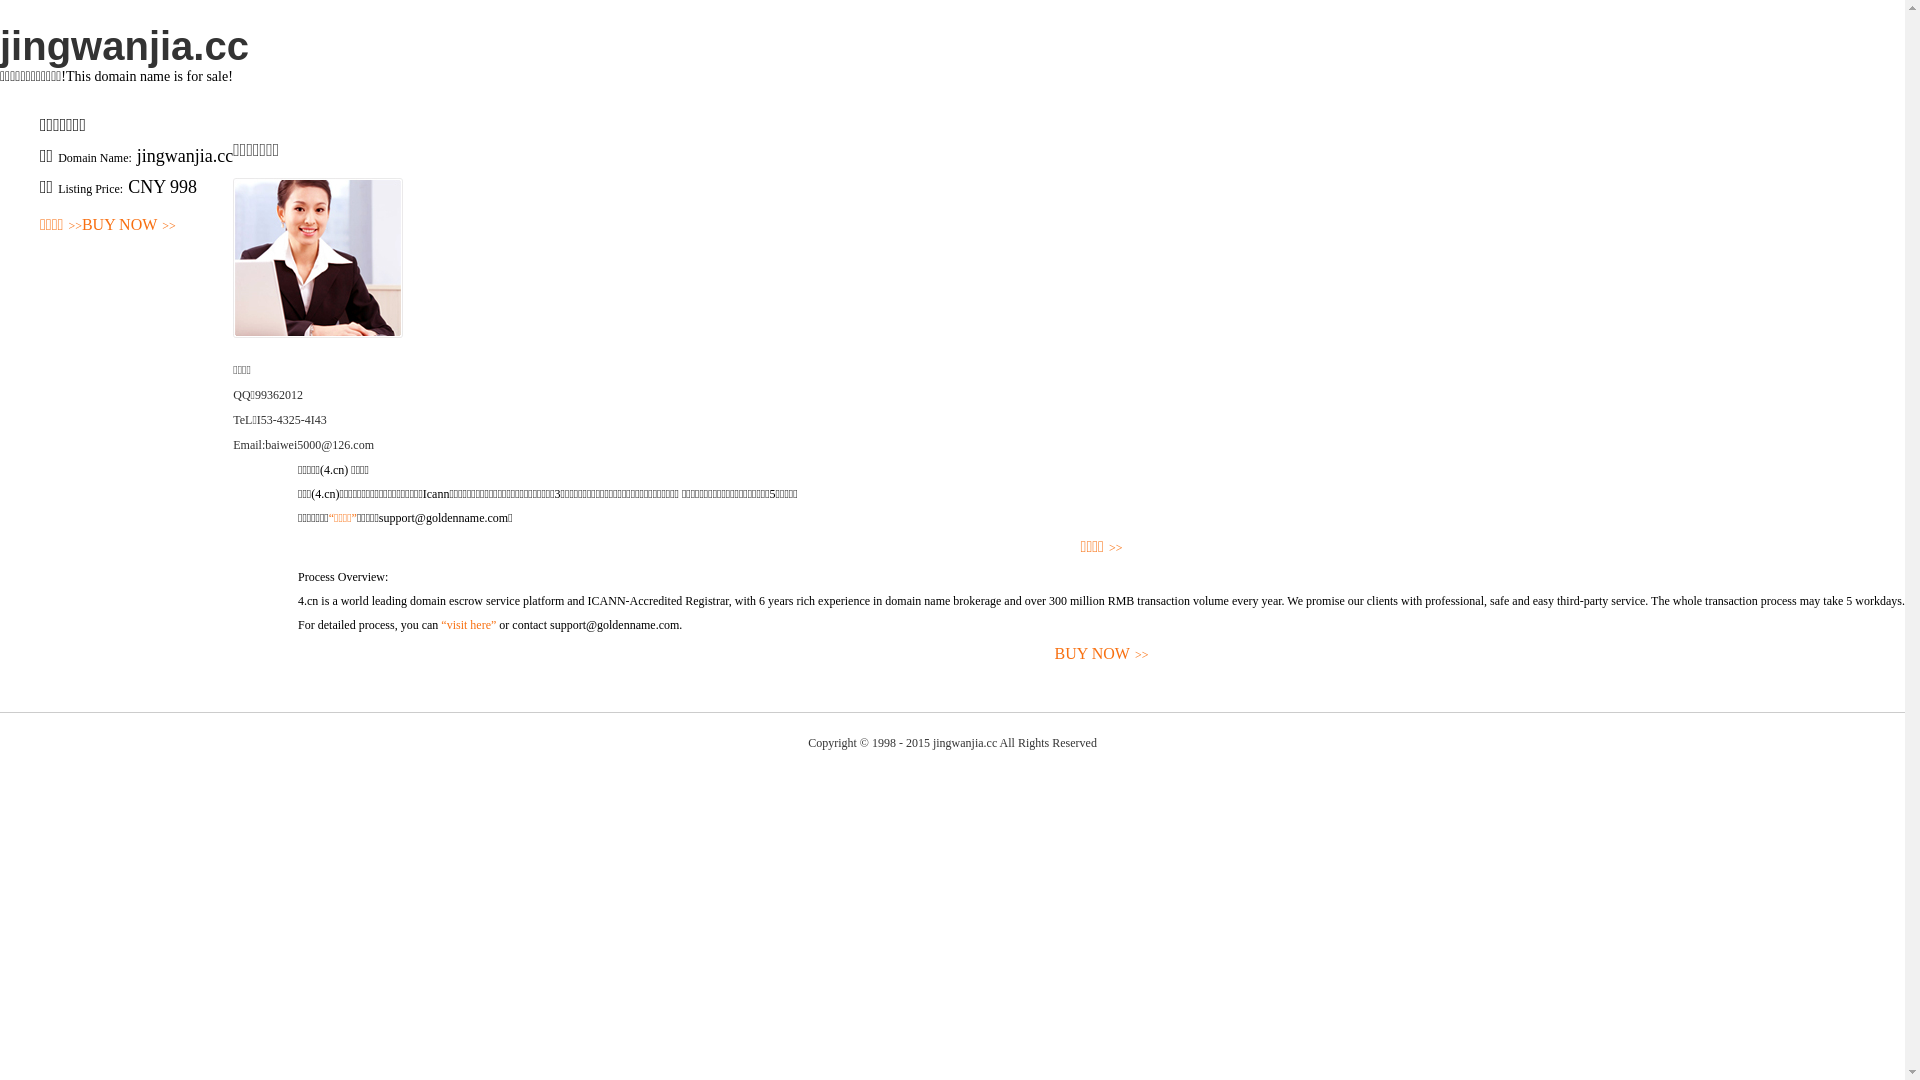 The height and width of the screenshot is (1080, 1920). I want to click on 'BUY NOW>>', so click(80, 225).